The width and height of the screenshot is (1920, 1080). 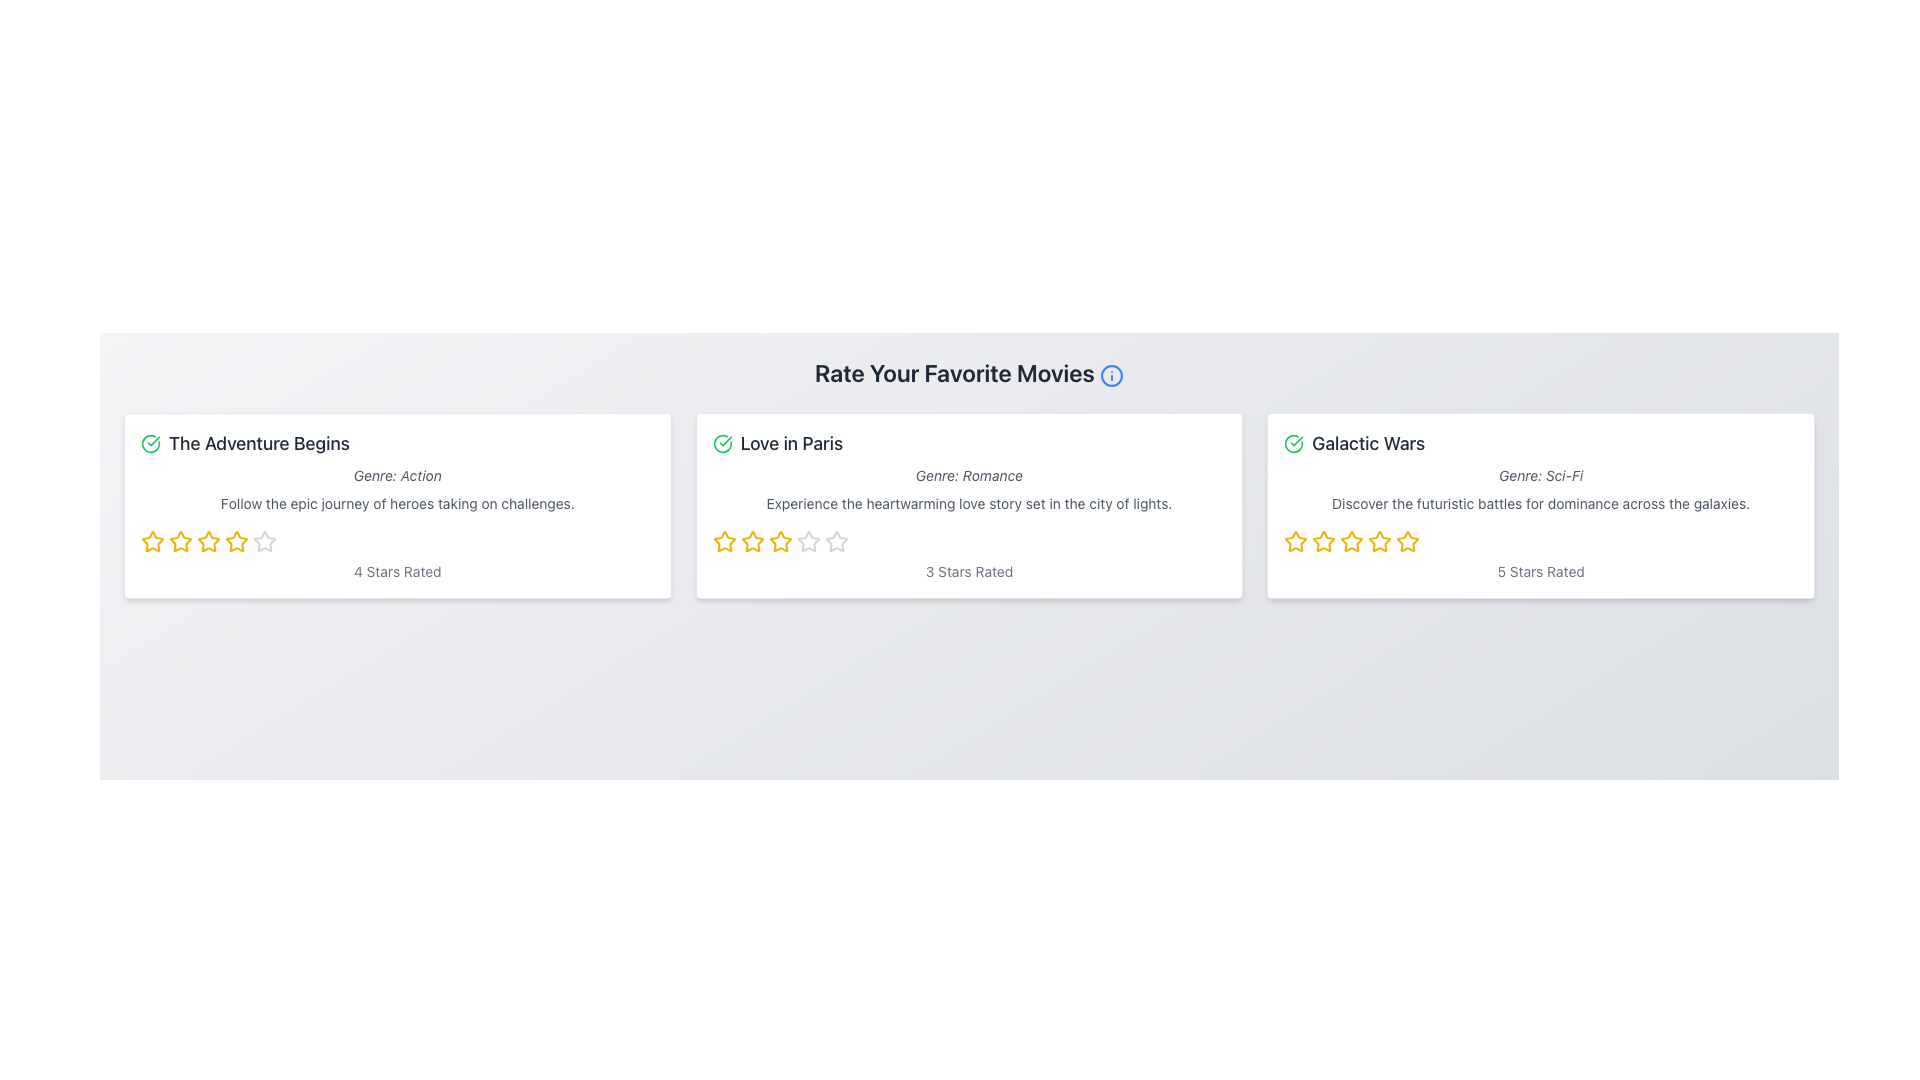 I want to click on the static text element that describes the movie 'Galactic Wars', located as the third line of text within its card, centered horizontally, so click(x=1540, y=503).